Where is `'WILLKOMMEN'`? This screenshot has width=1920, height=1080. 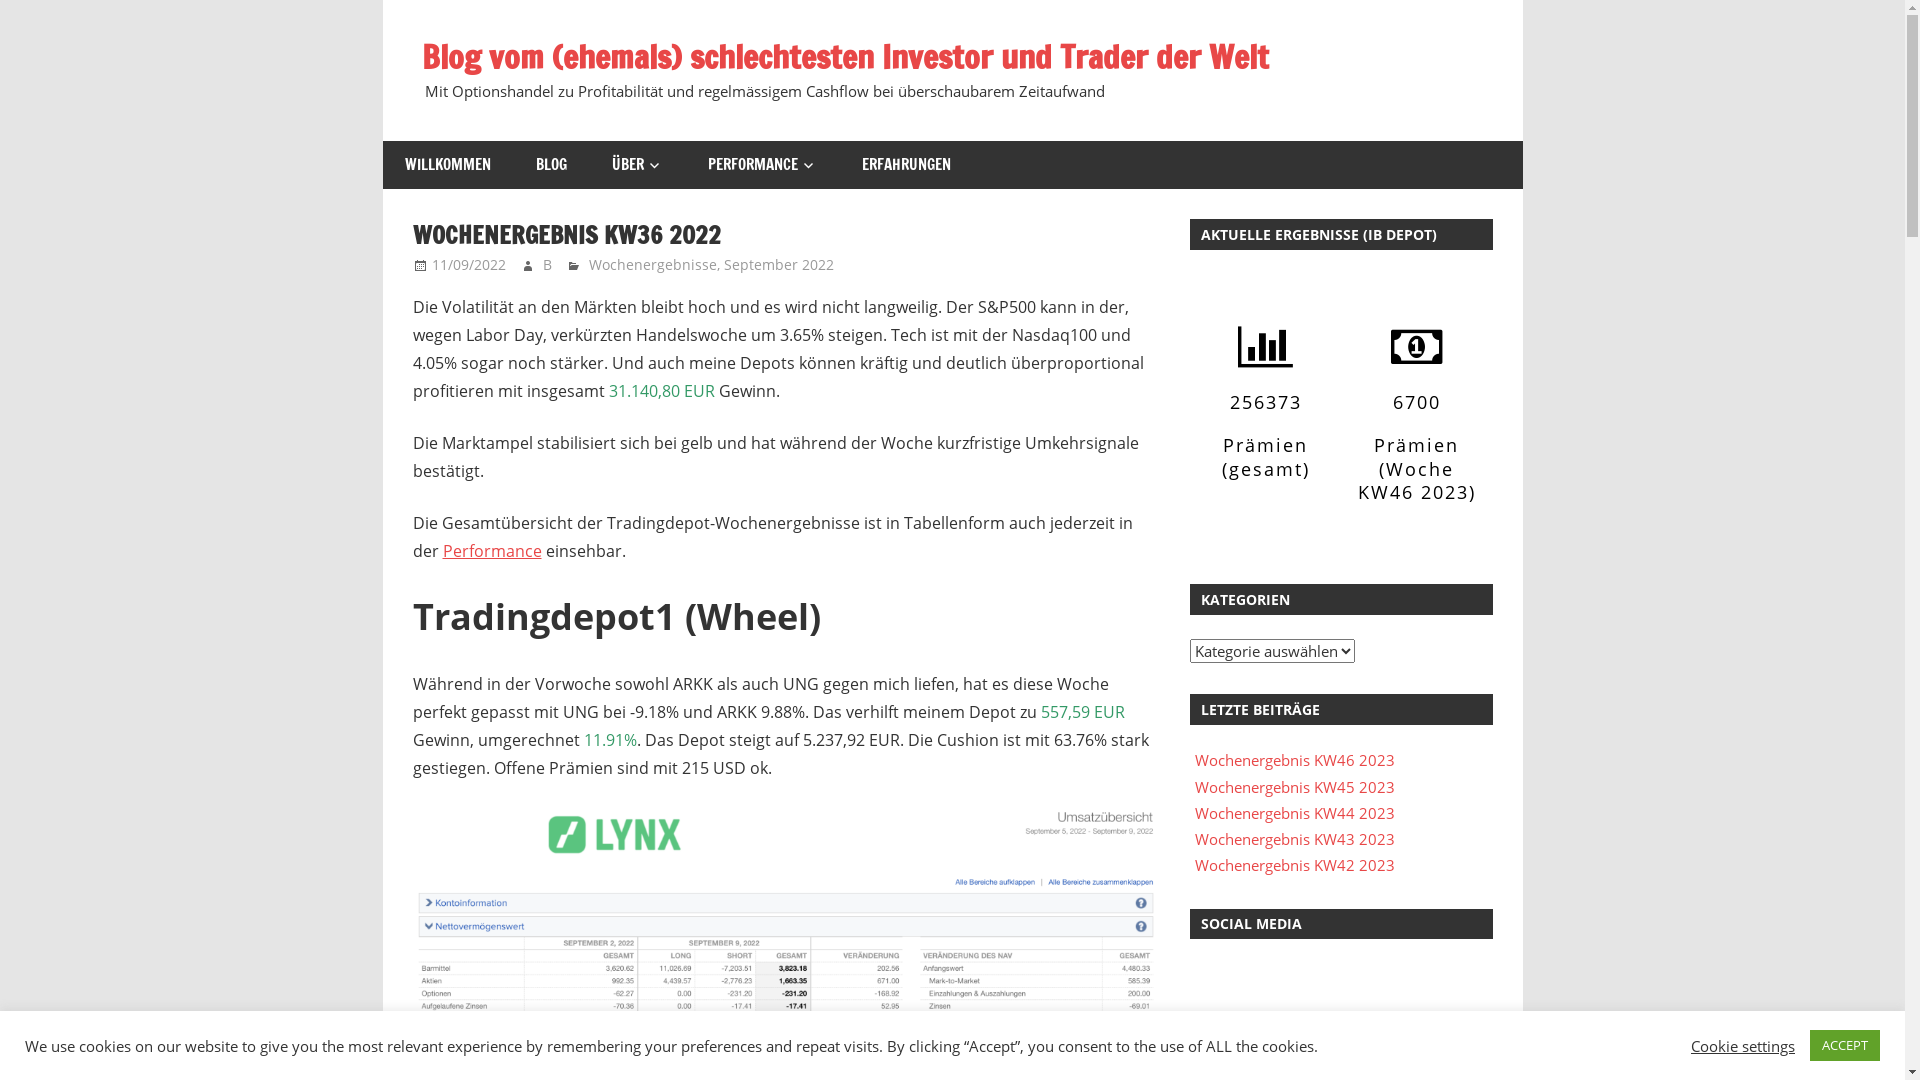
'WILLKOMMEN' is located at coordinates (446, 164).